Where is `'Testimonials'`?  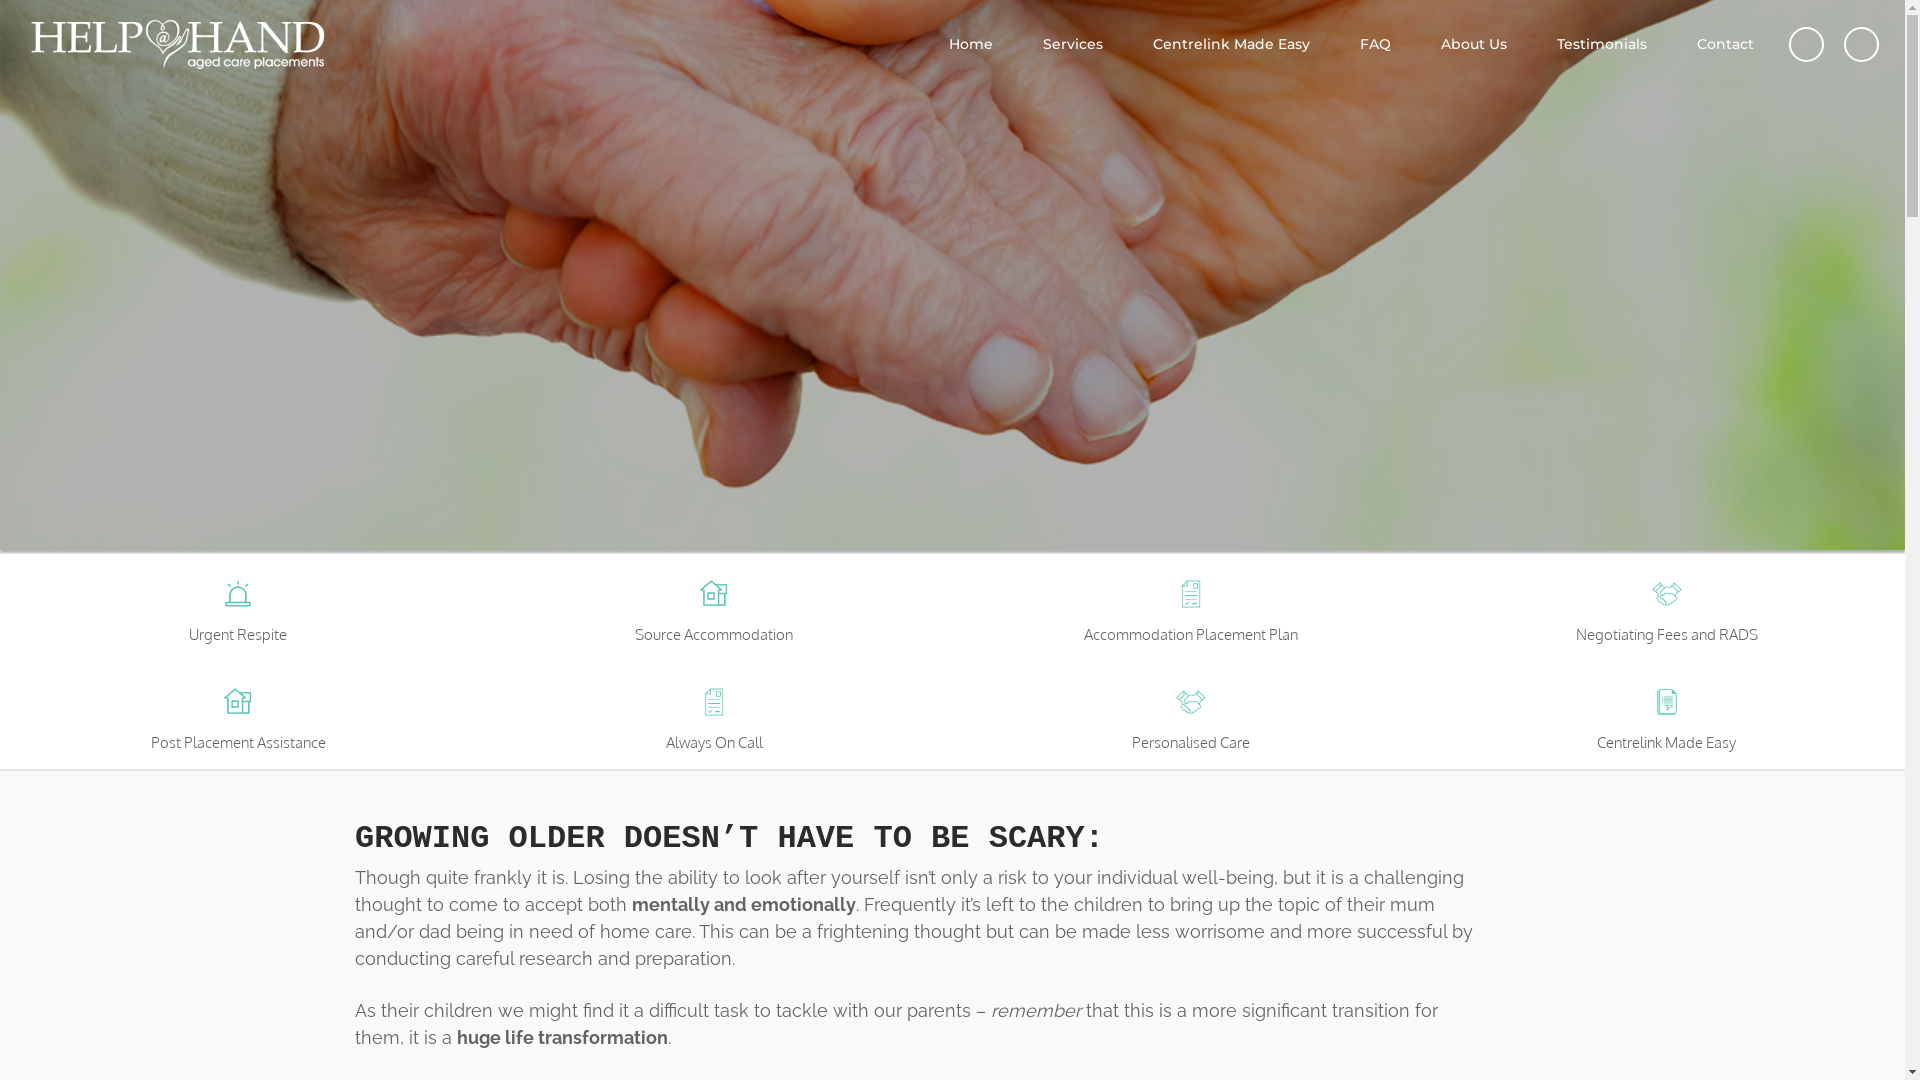 'Testimonials' is located at coordinates (1602, 43).